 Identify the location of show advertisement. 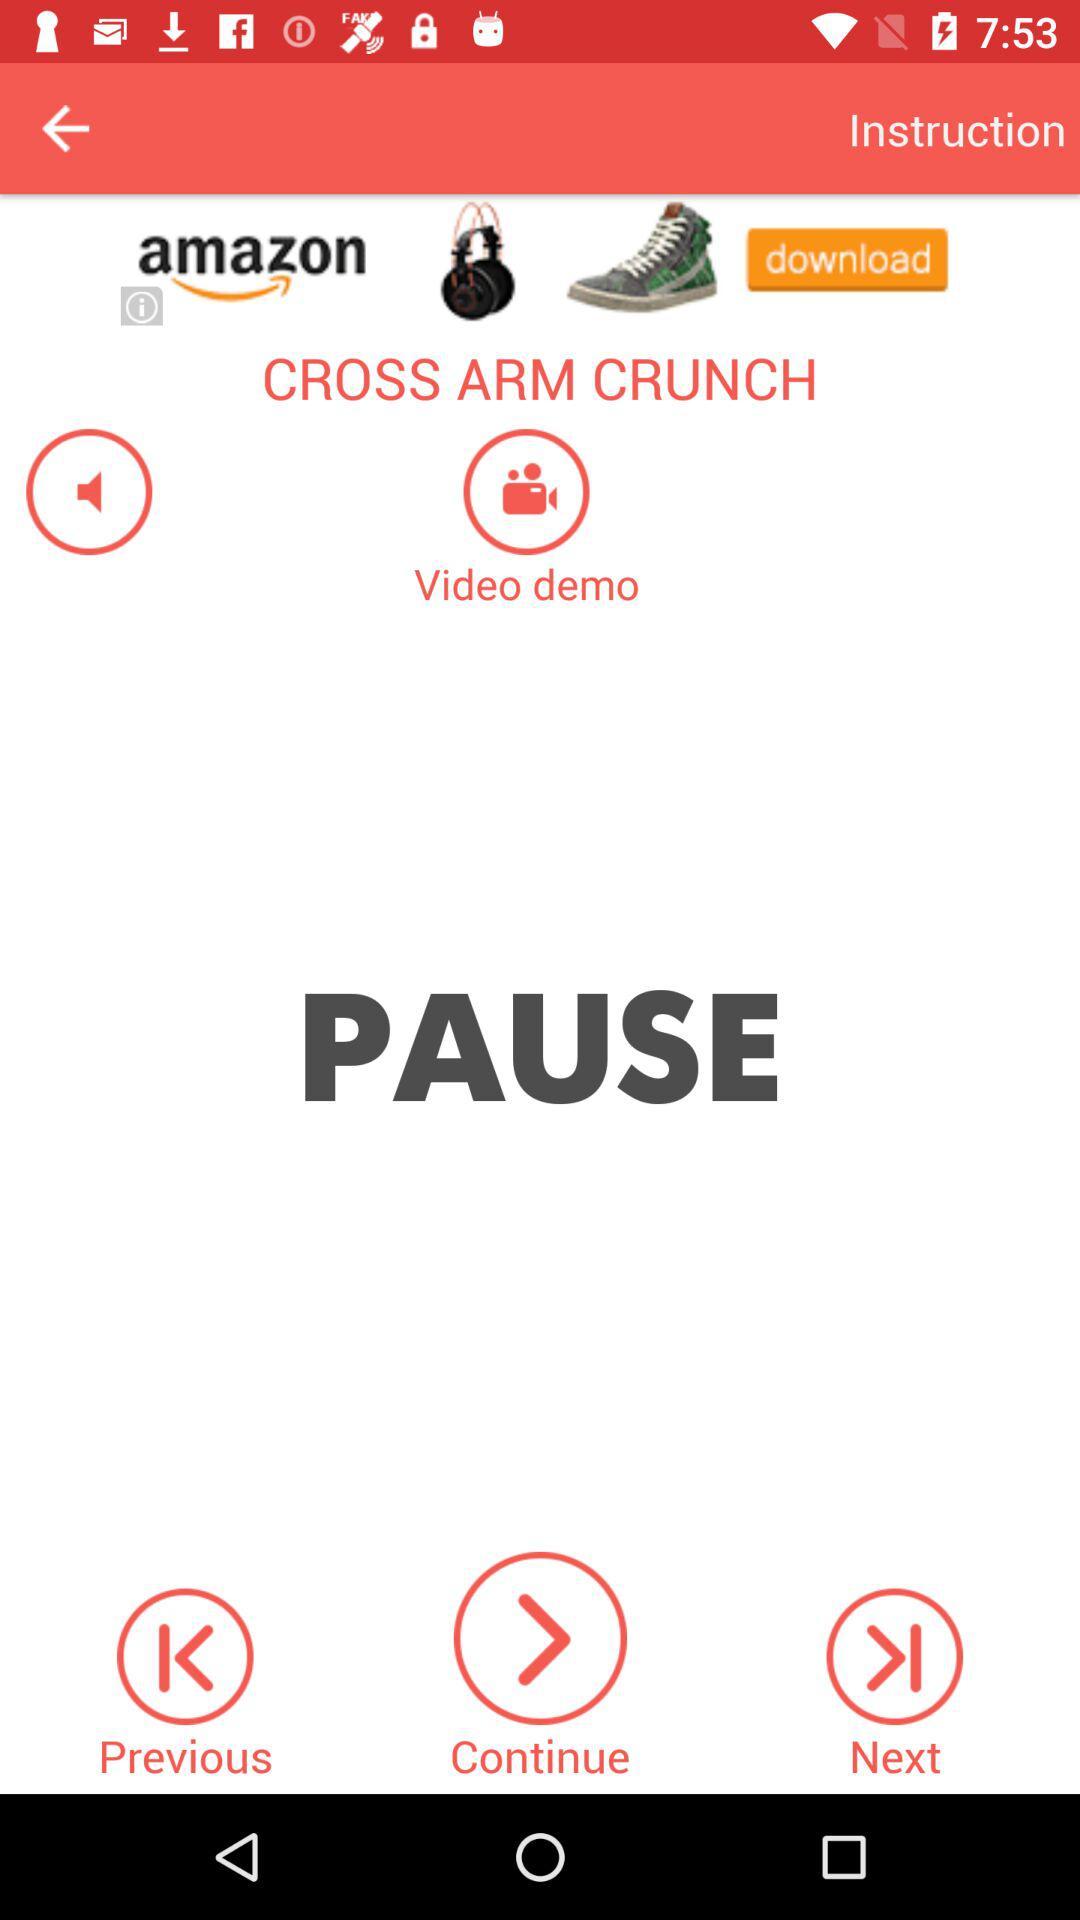
(540, 258).